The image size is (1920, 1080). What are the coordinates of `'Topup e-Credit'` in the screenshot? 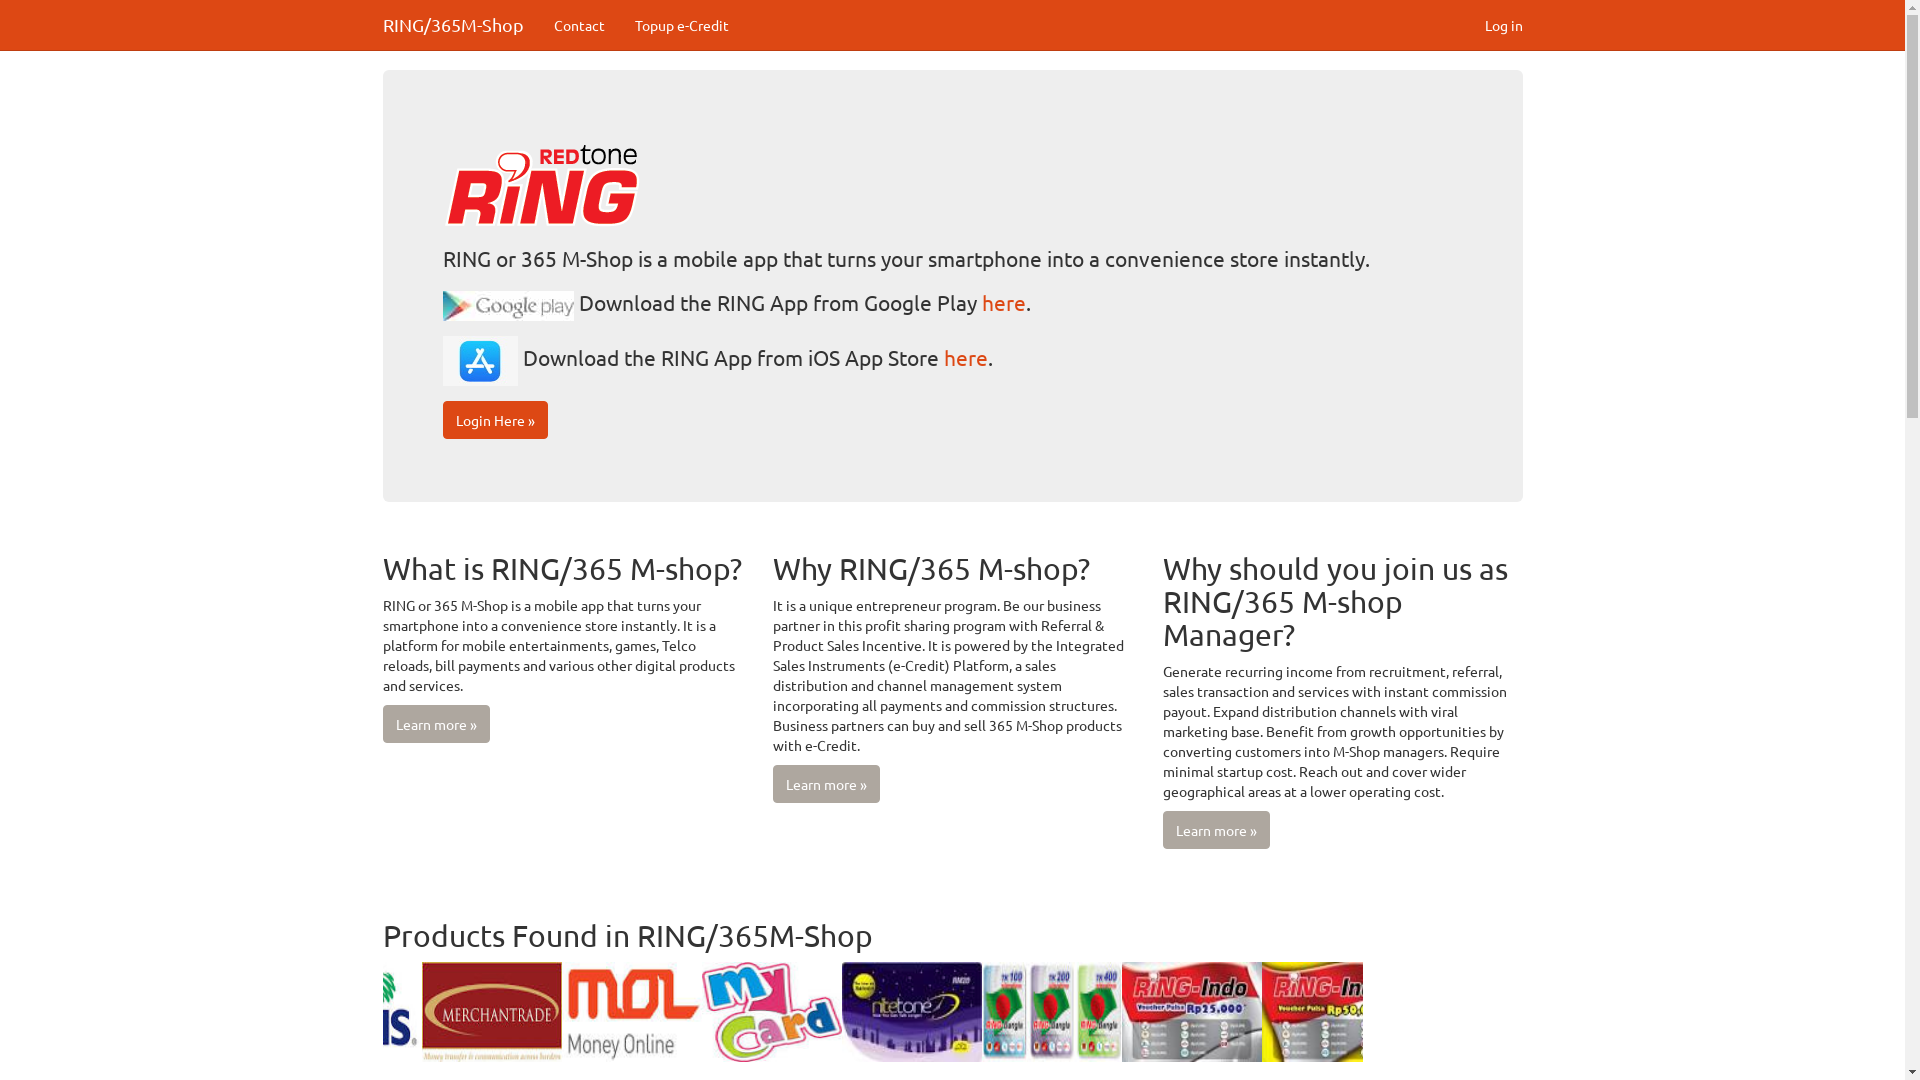 It's located at (681, 24).